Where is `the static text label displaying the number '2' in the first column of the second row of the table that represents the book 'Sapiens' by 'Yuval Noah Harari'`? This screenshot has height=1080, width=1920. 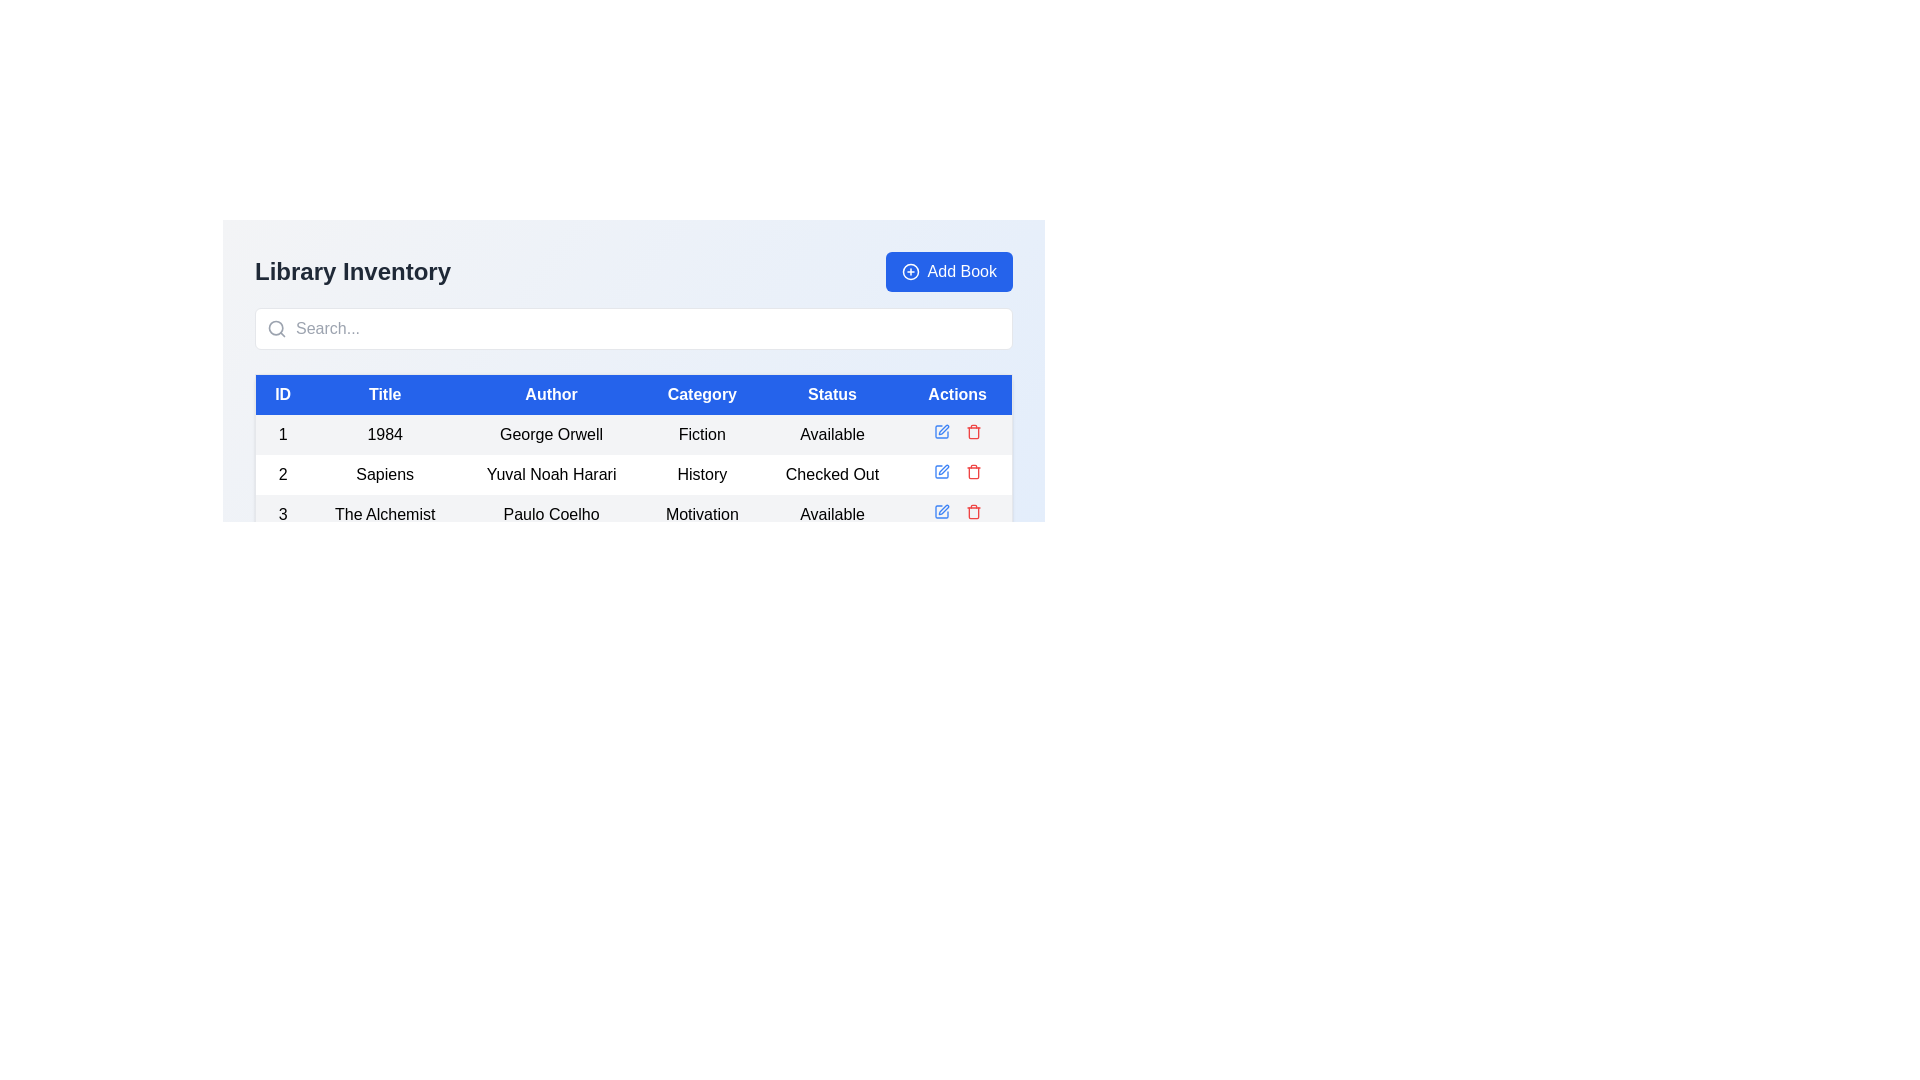
the static text label displaying the number '2' in the first column of the second row of the table that represents the book 'Sapiens' by 'Yuval Noah Harari' is located at coordinates (281, 474).